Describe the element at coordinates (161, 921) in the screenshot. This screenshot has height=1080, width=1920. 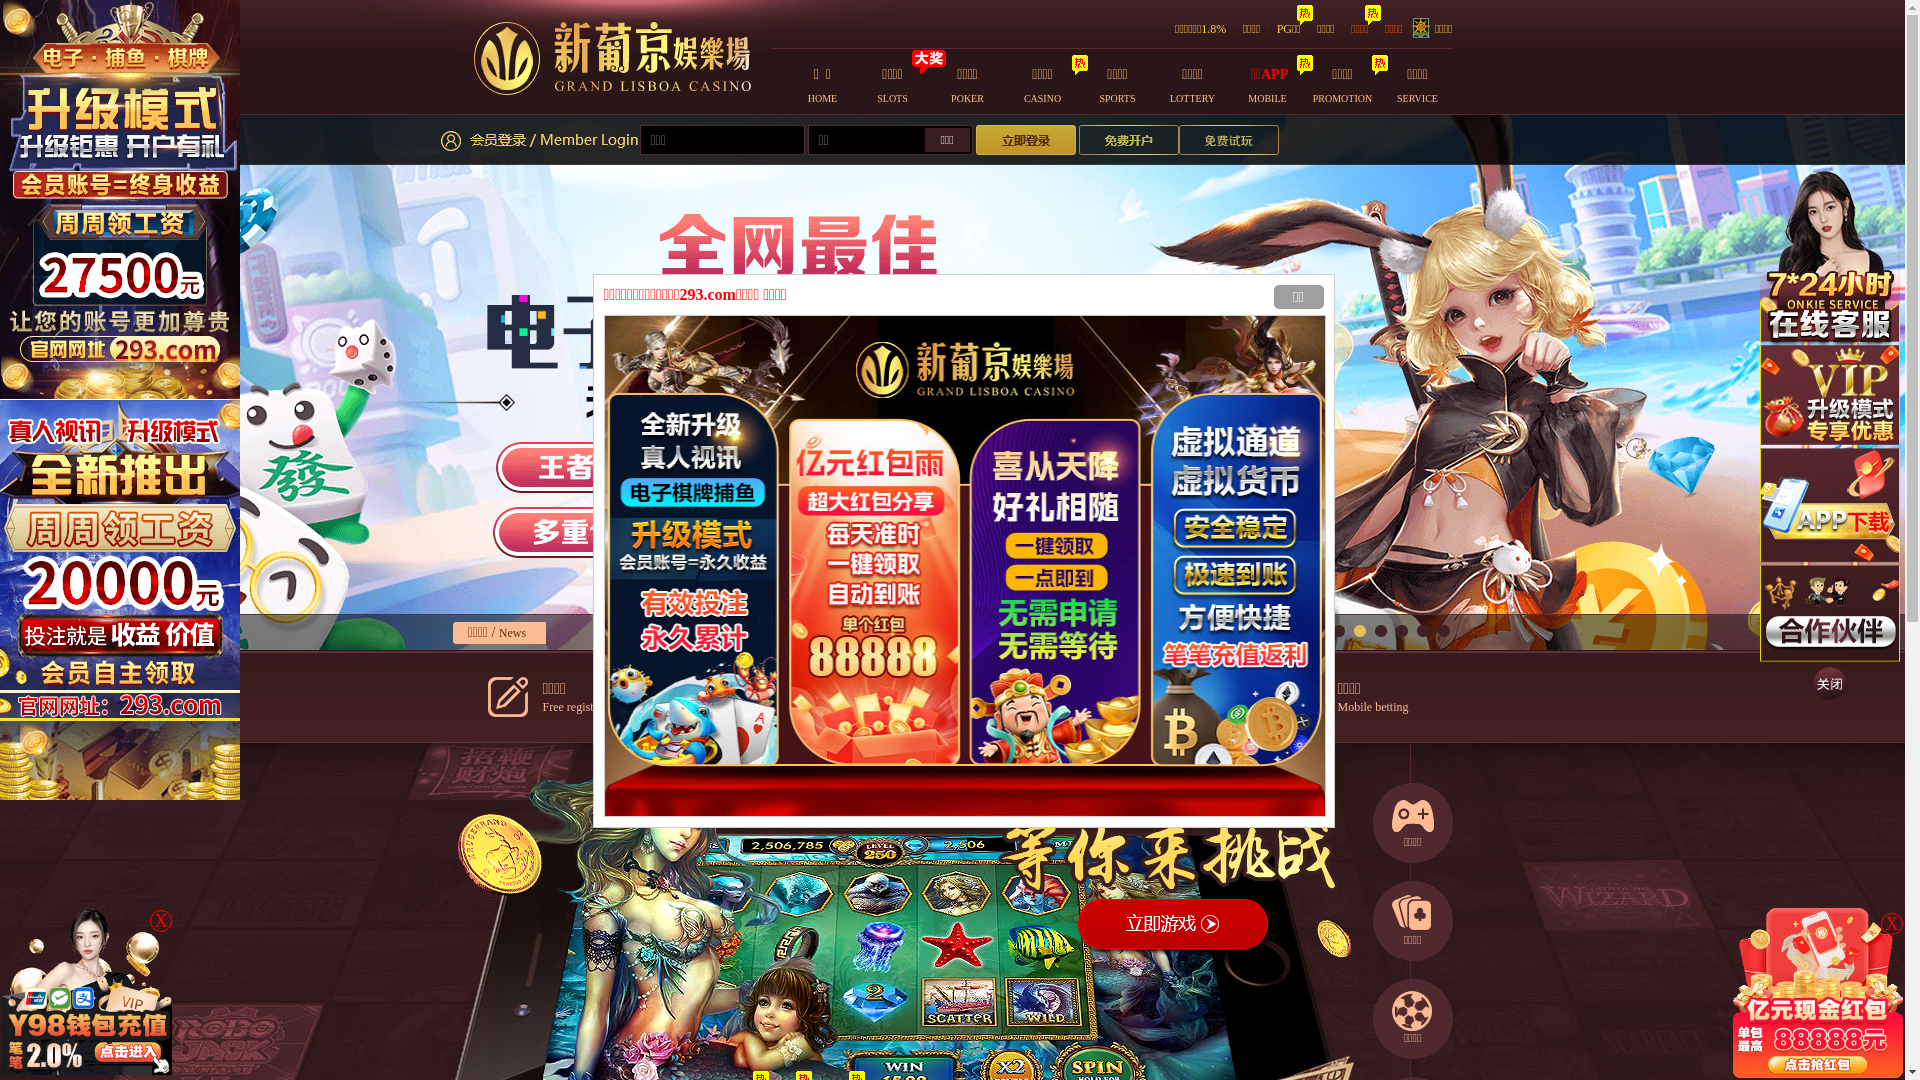
I see `'X'` at that location.